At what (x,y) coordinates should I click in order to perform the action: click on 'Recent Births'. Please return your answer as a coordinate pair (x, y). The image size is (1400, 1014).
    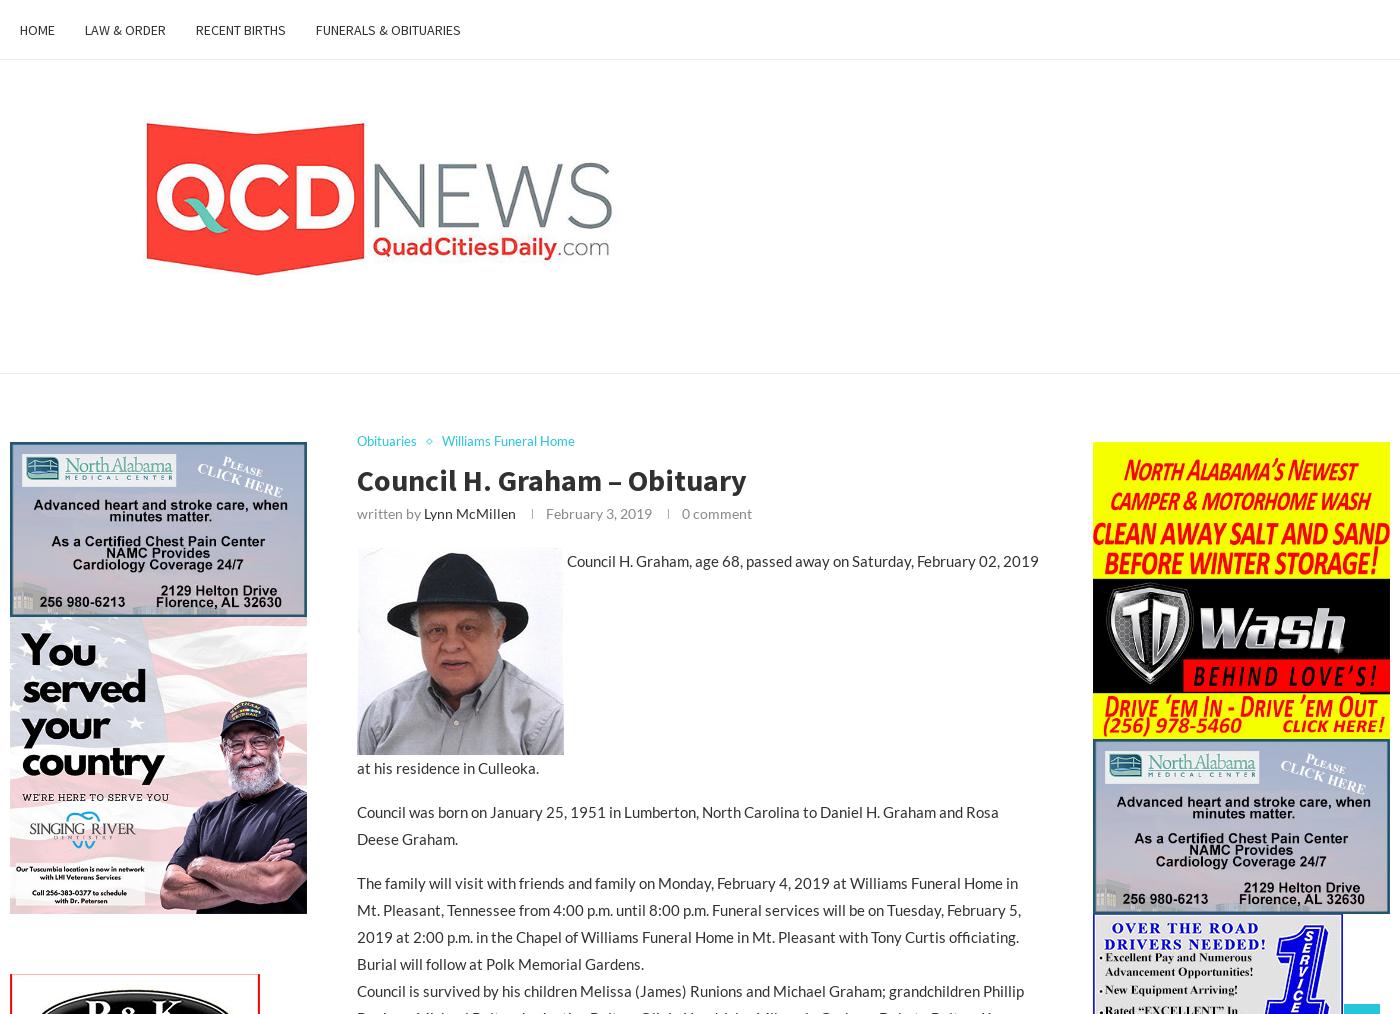
    Looking at the image, I should click on (240, 29).